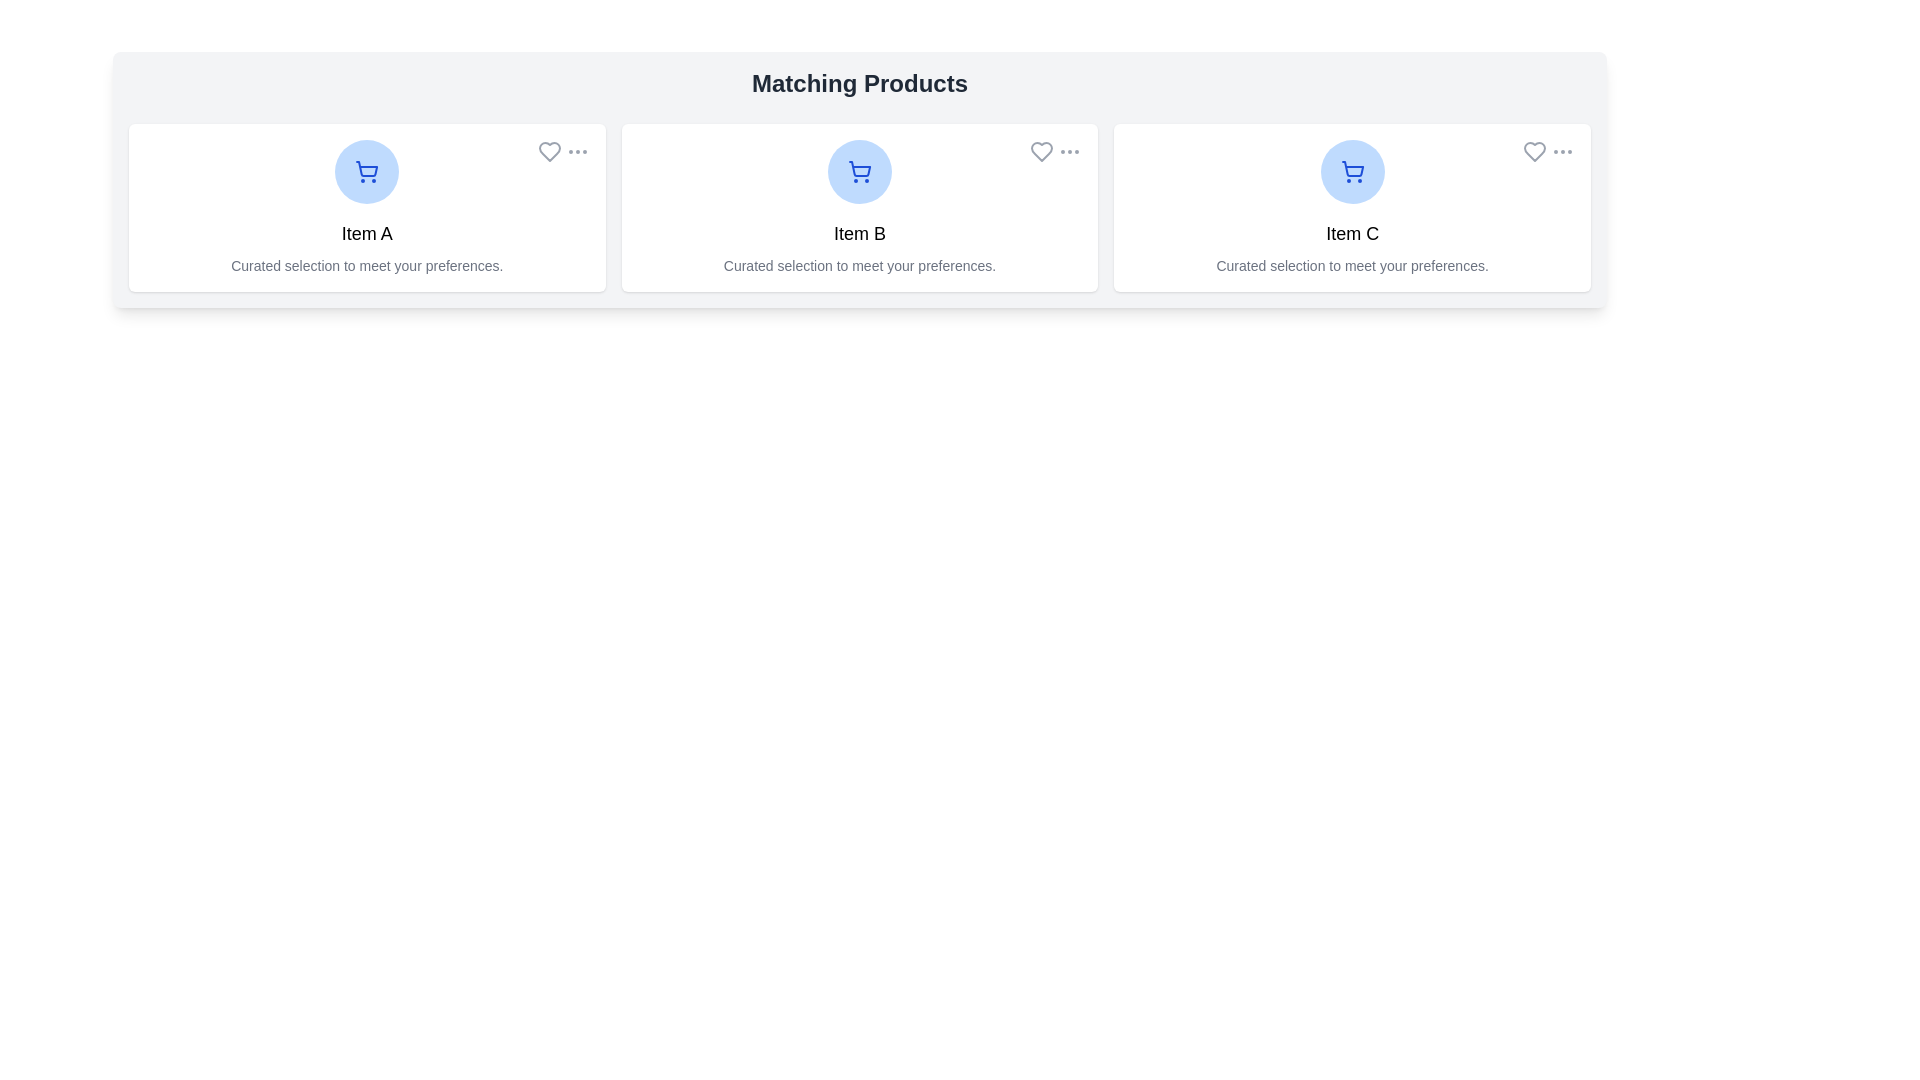 The height and width of the screenshot is (1080, 1920). I want to click on the product image/icon to view details of Item B, so click(859, 171).